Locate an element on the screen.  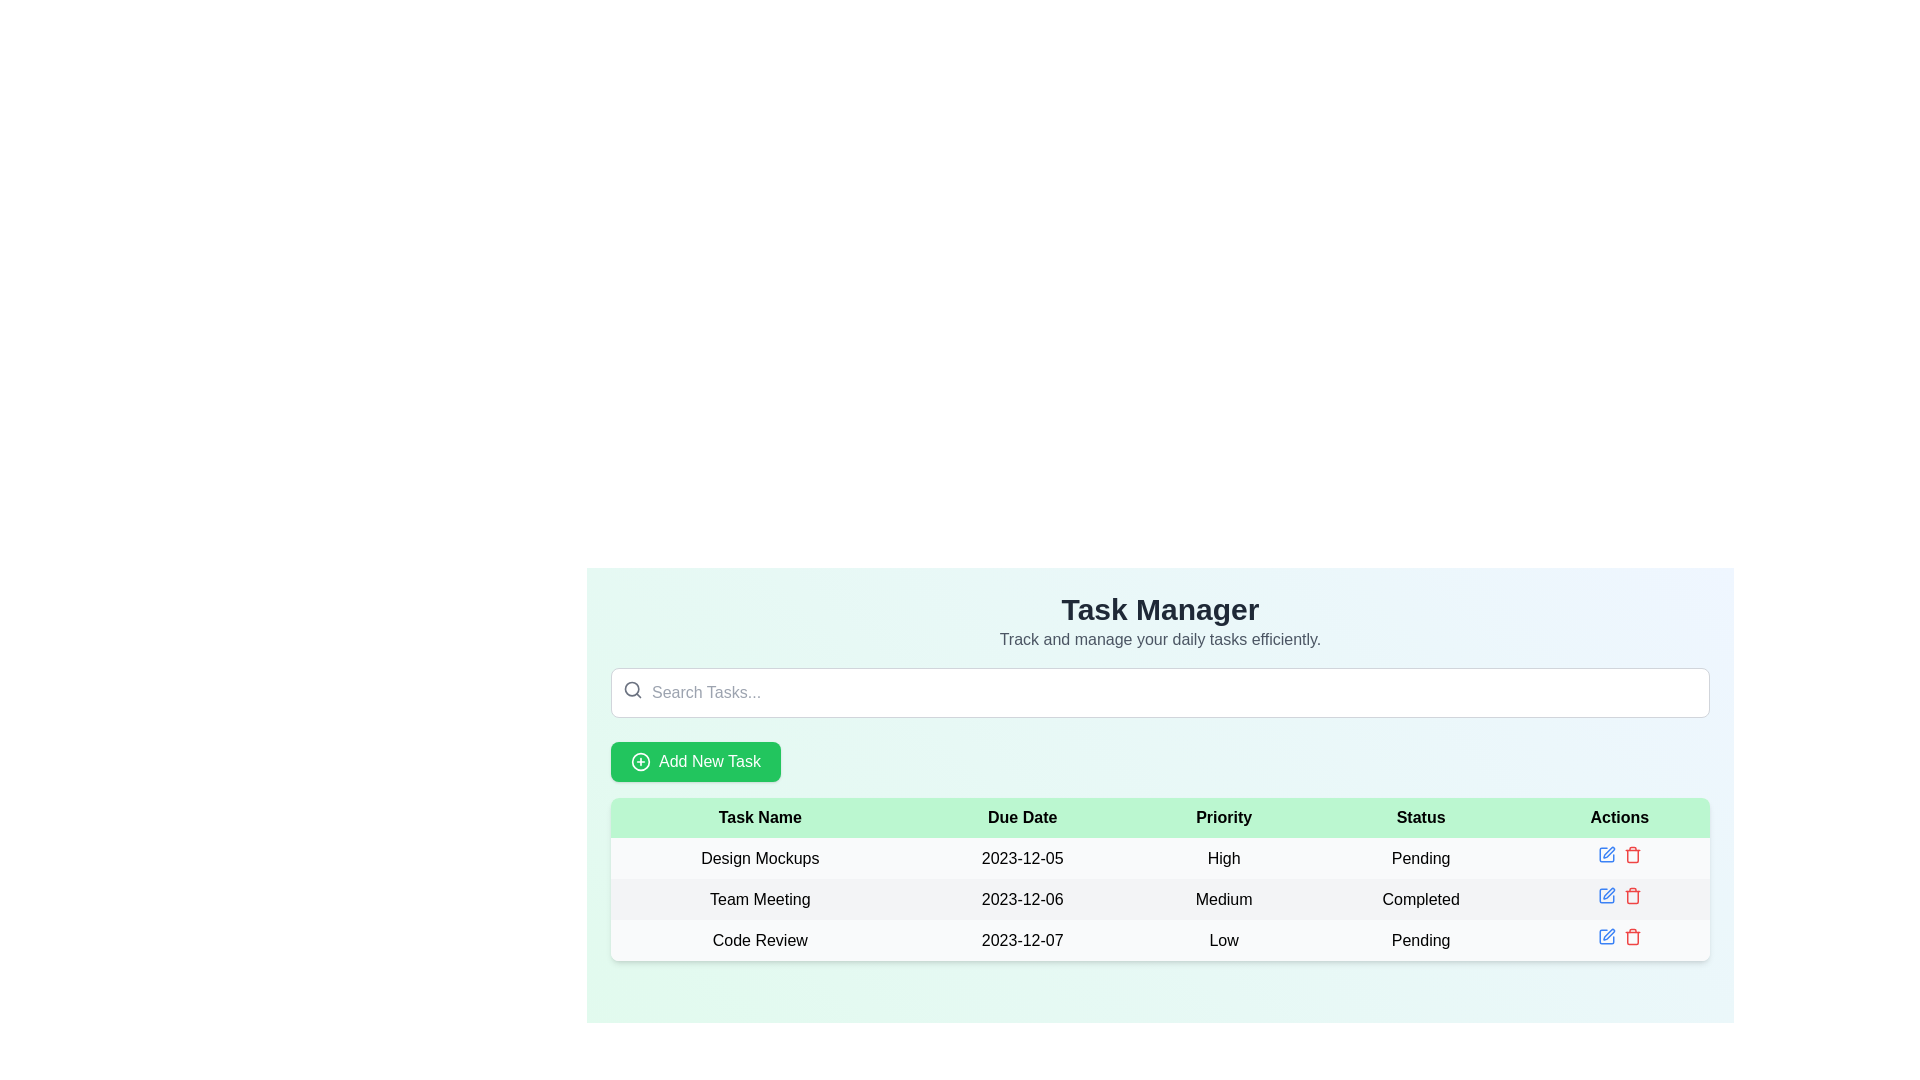
the text label displaying the date '2023-12-06' located in the second cell of the 'Due Date' column in the data table under the header, which aligns with the 'Team Meeting' task row is located at coordinates (1022, 898).